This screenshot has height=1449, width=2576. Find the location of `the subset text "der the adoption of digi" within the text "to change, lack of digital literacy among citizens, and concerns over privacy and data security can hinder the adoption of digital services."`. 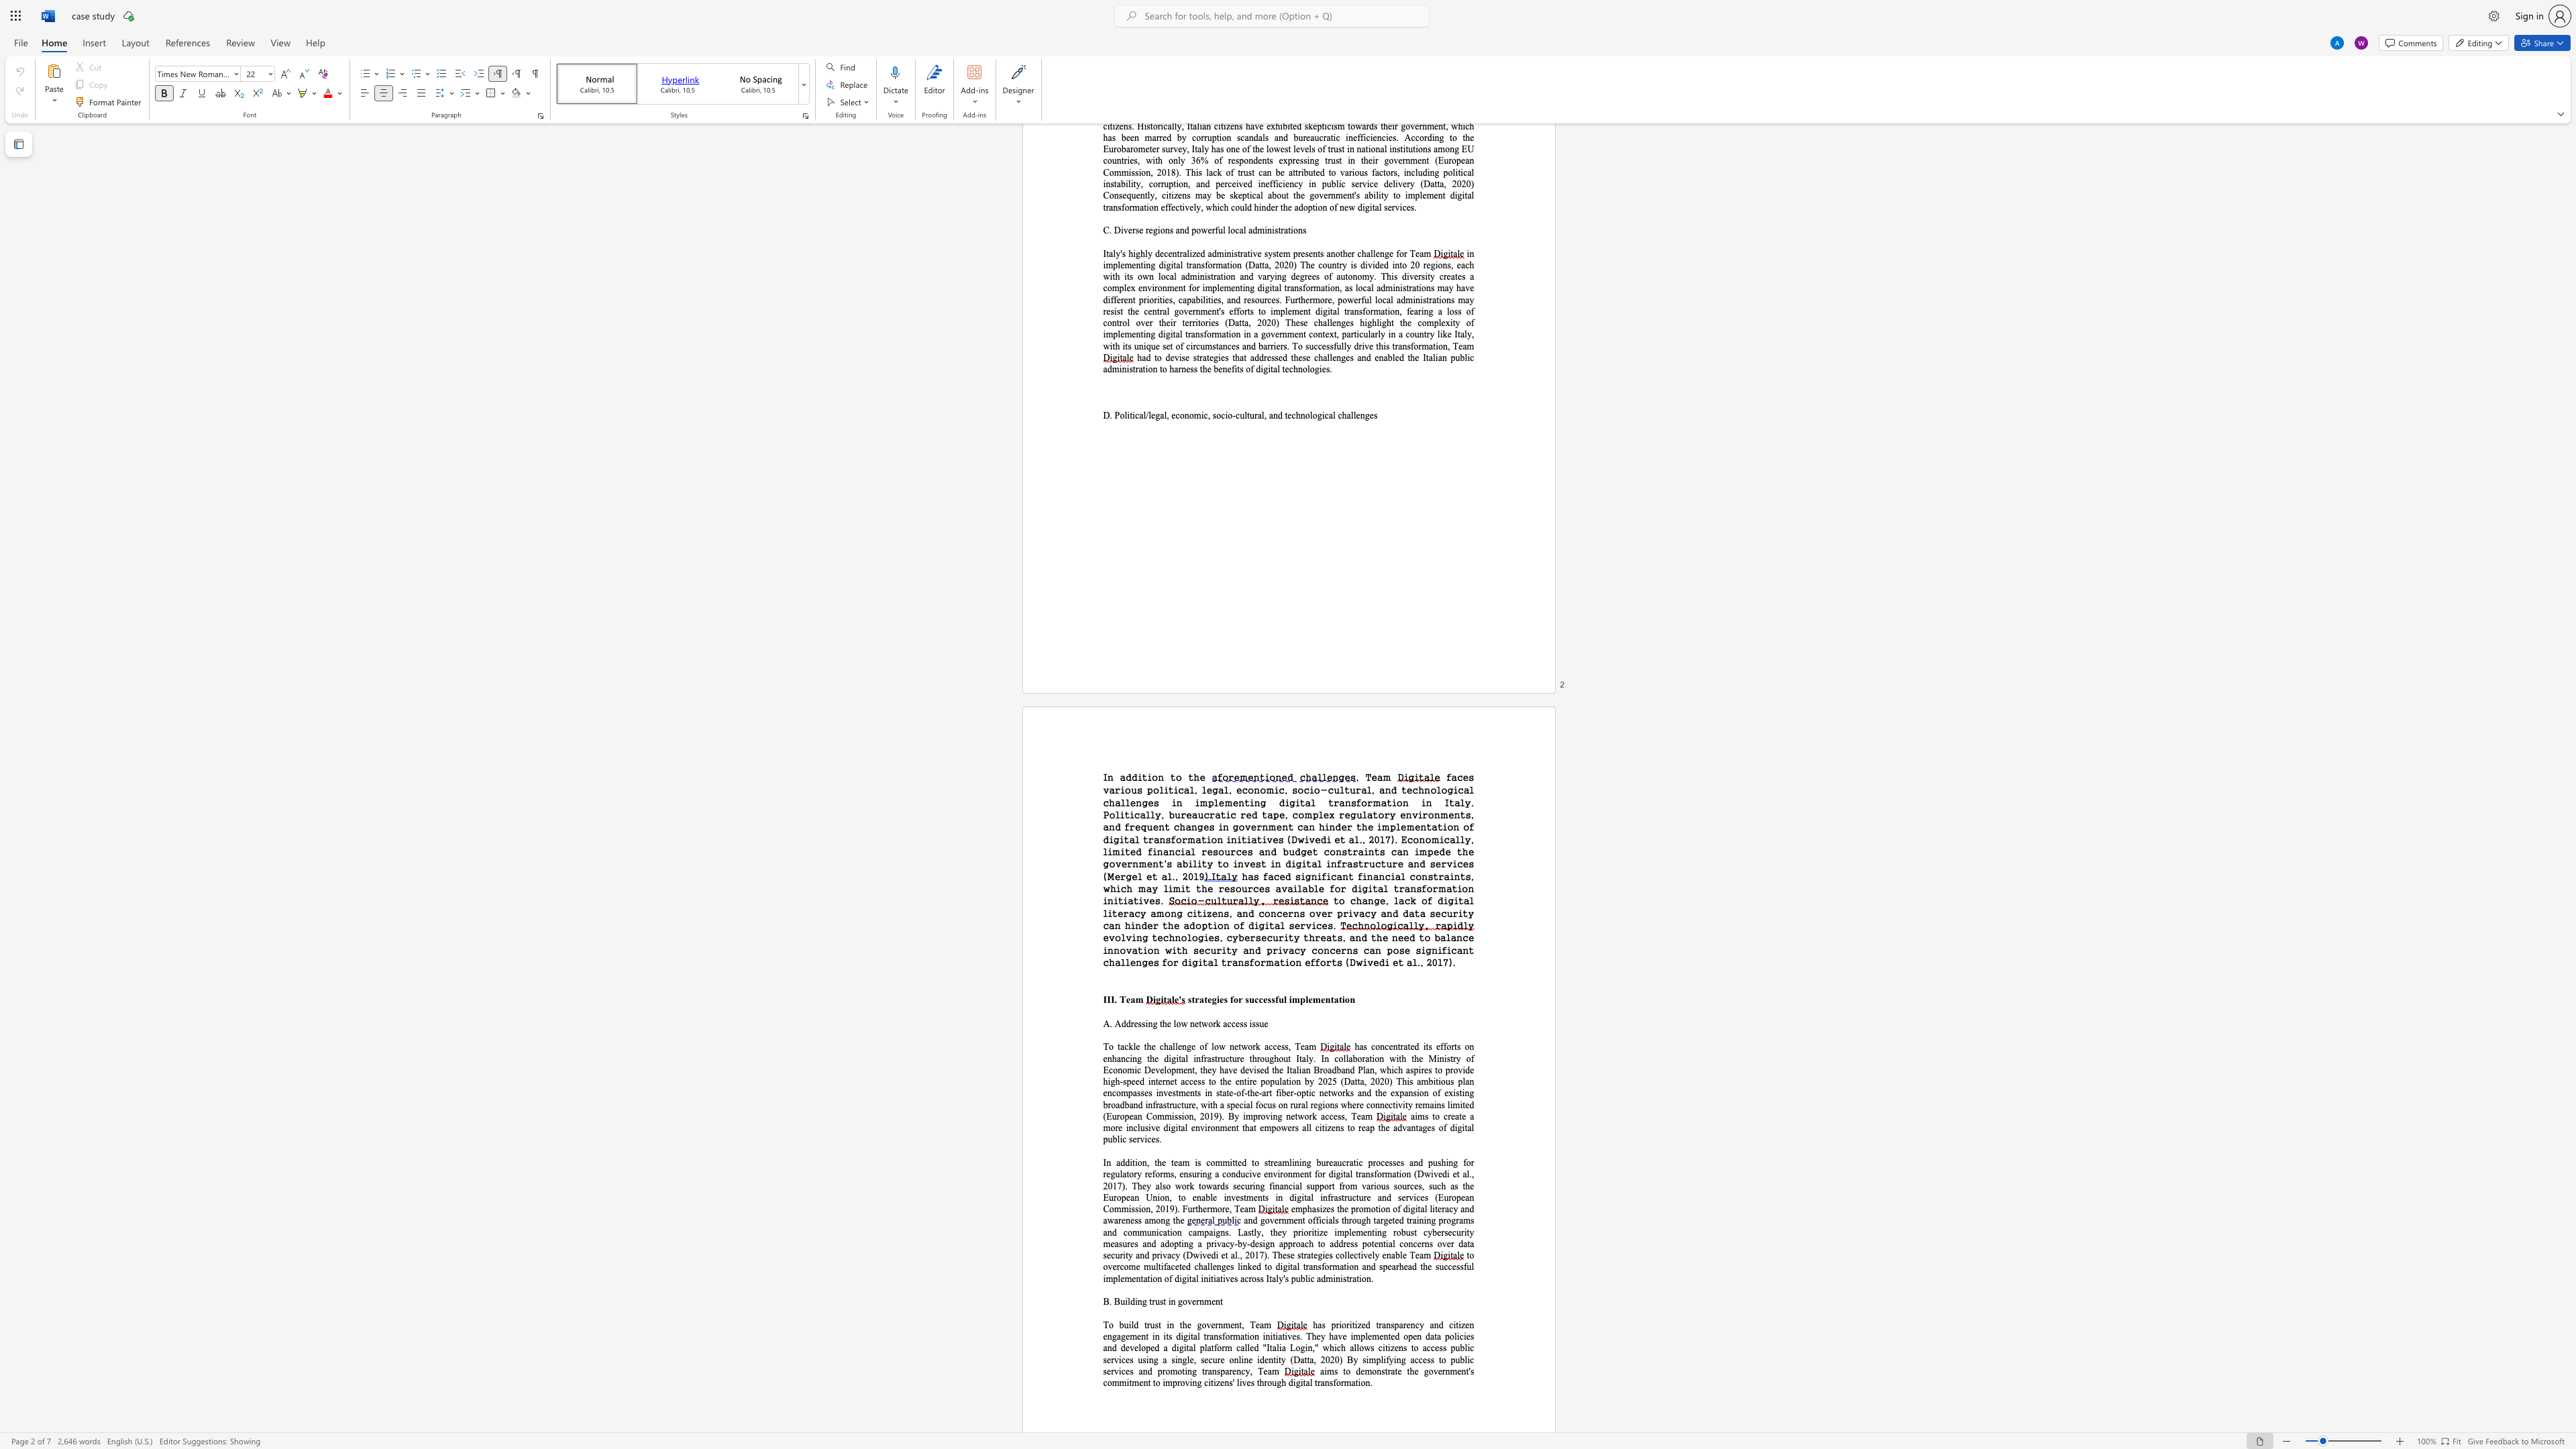

the subset text "der the adoption of digi" within the text "to change, lack of digital literacy among citizens, and concerns over privacy and data security can hinder the adoption of digital services." is located at coordinates (1140, 924).